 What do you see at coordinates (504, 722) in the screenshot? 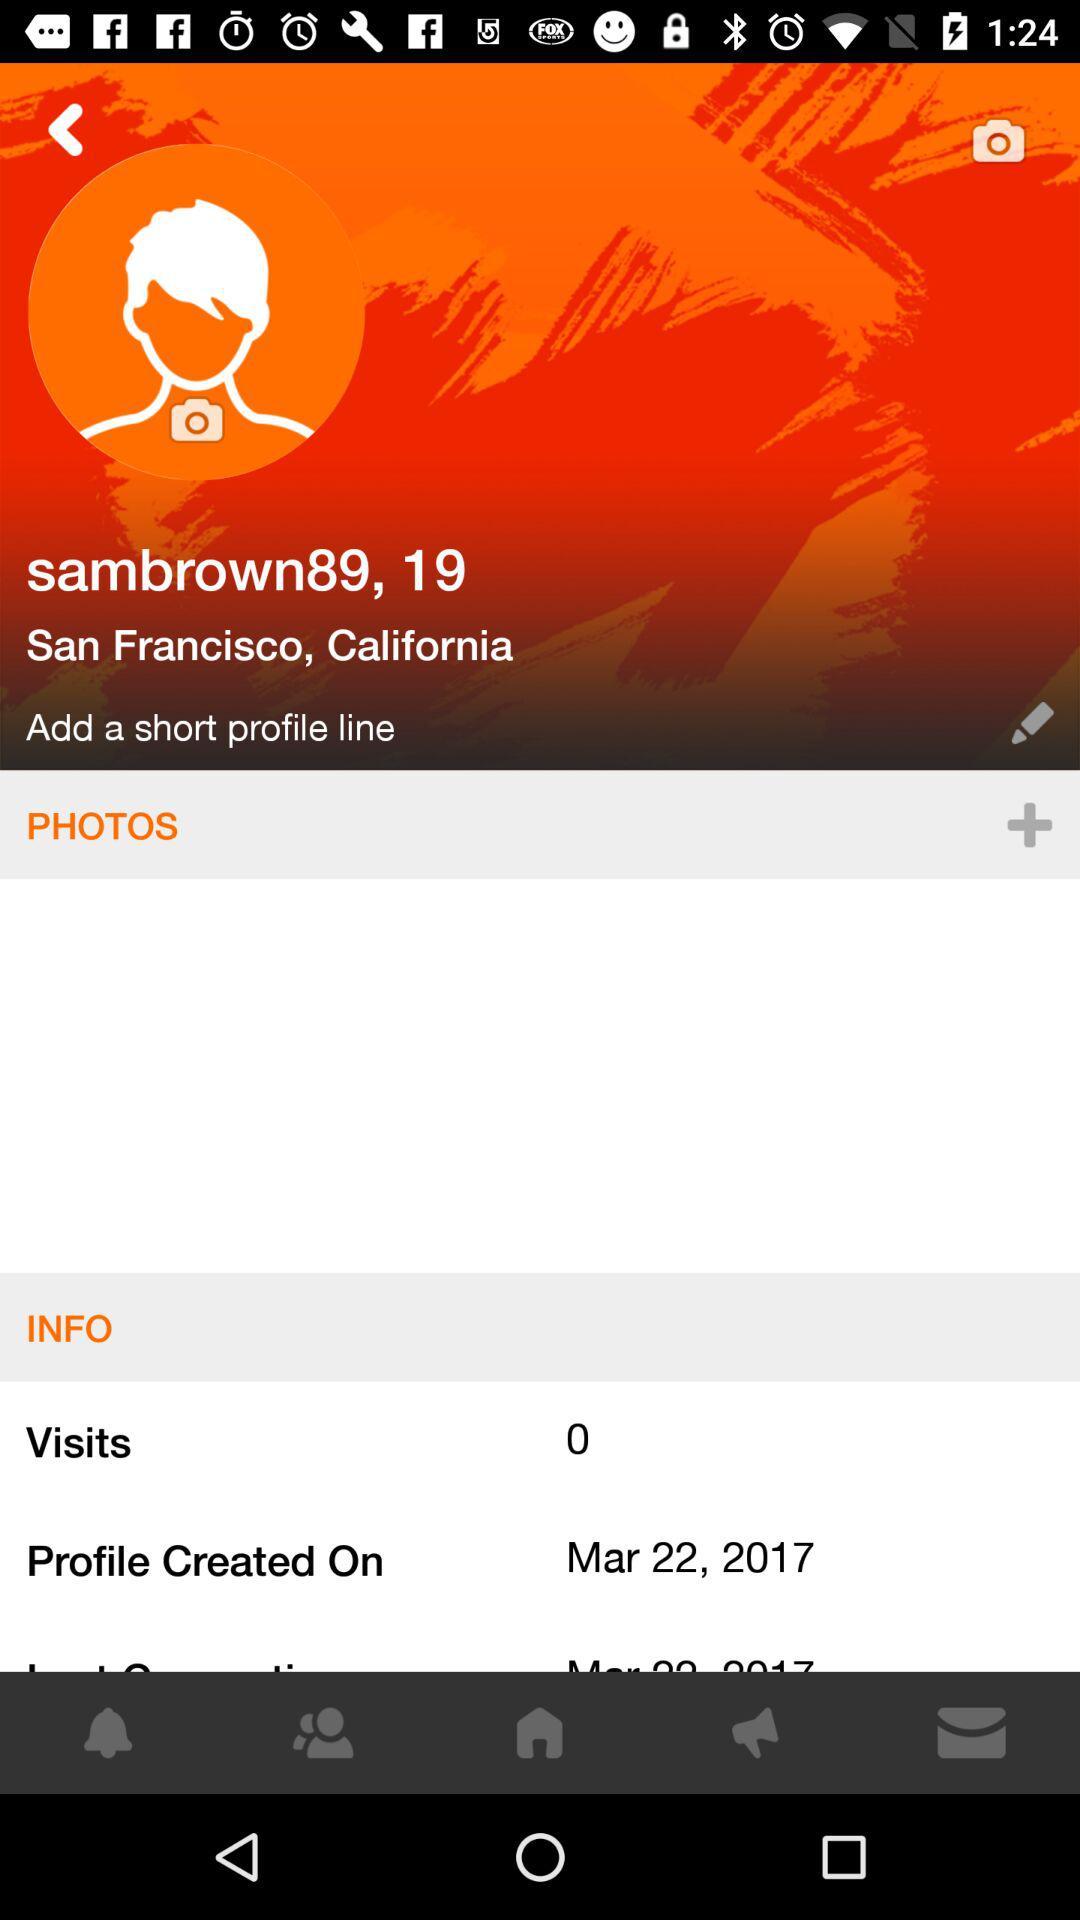
I see `the item below the san francisco, california item` at bounding box center [504, 722].